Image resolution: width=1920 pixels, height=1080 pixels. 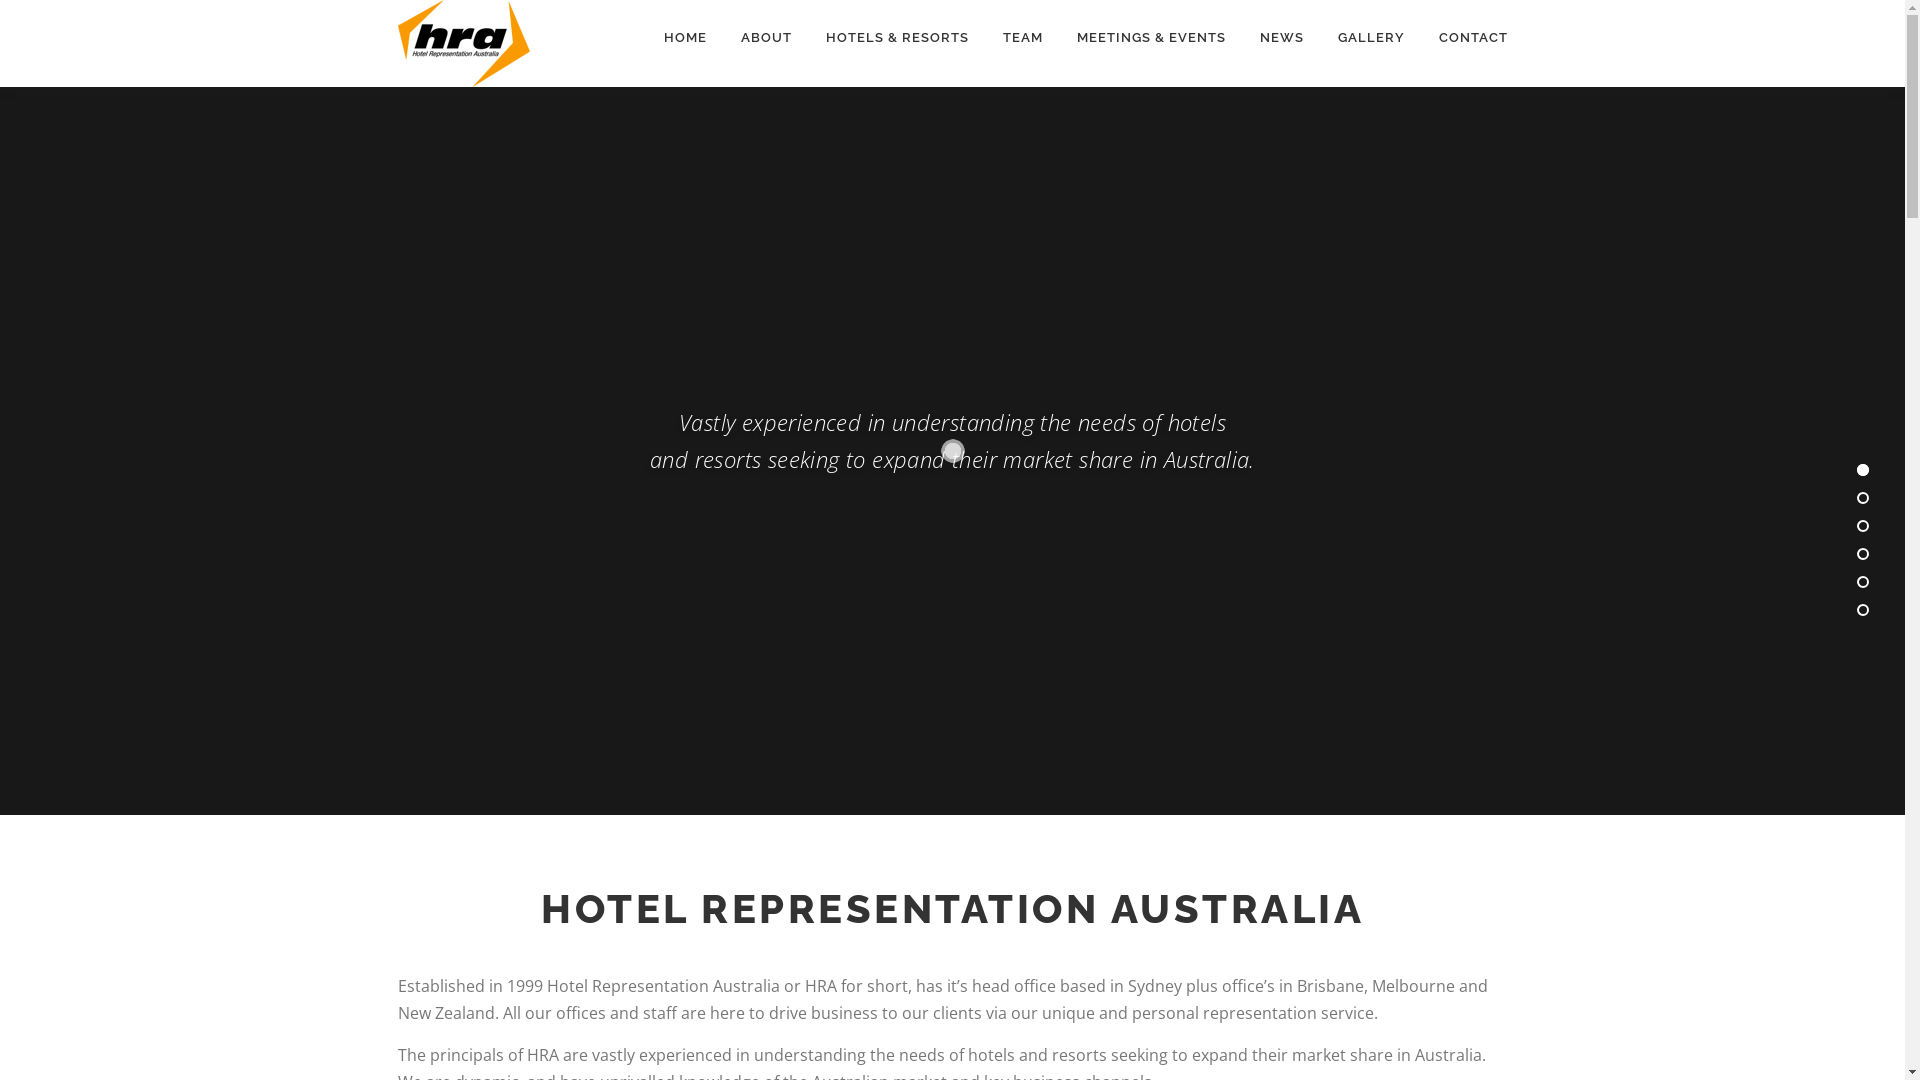 What do you see at coordinates (1059, 37) in the screenshot?
I see `'MEETINGS & EVENTS'` at bounding box center [1059, 37].